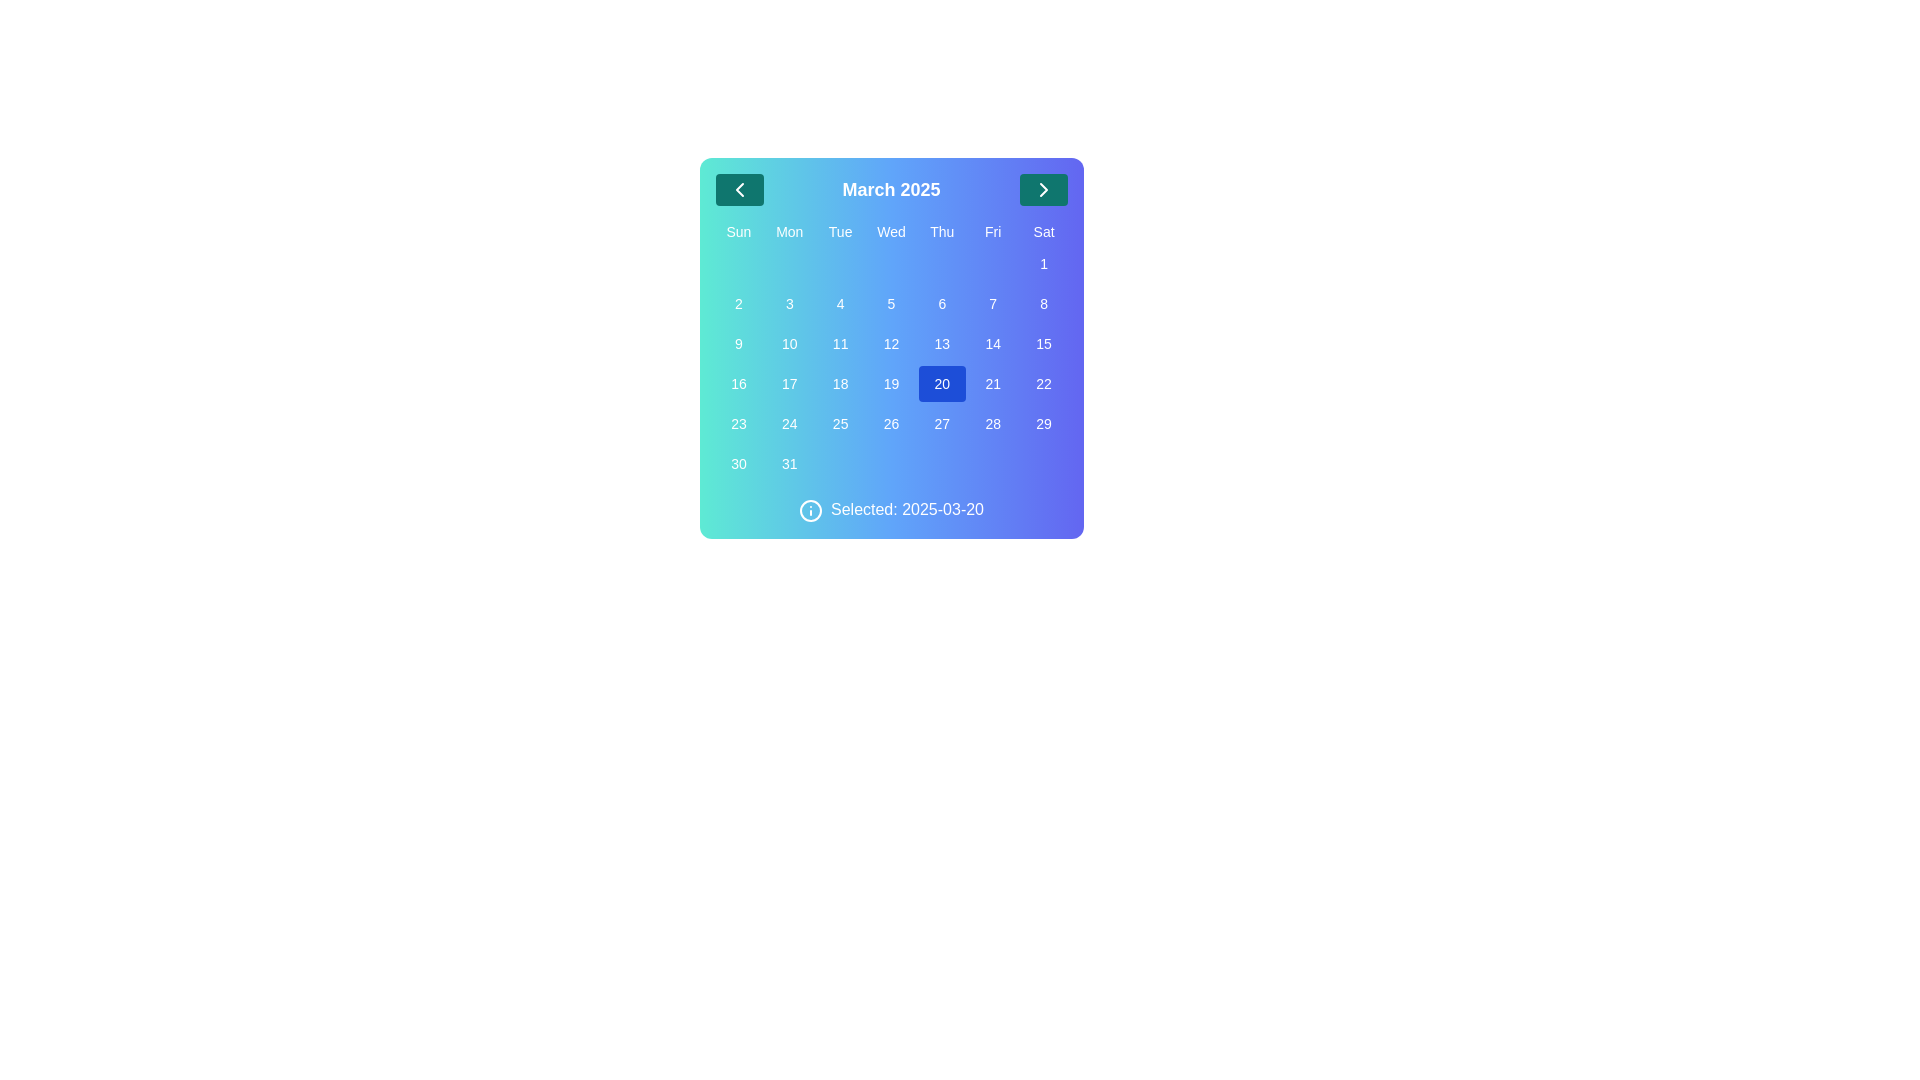 This screenshot has height=1080, width=1920. What do you see at coordinates (993, 262) in the screenshot?
I see `the small rectangular placeholder element with a blue gradient background located in the Friday column of the calendar grid` at bounding box center [993, 262].